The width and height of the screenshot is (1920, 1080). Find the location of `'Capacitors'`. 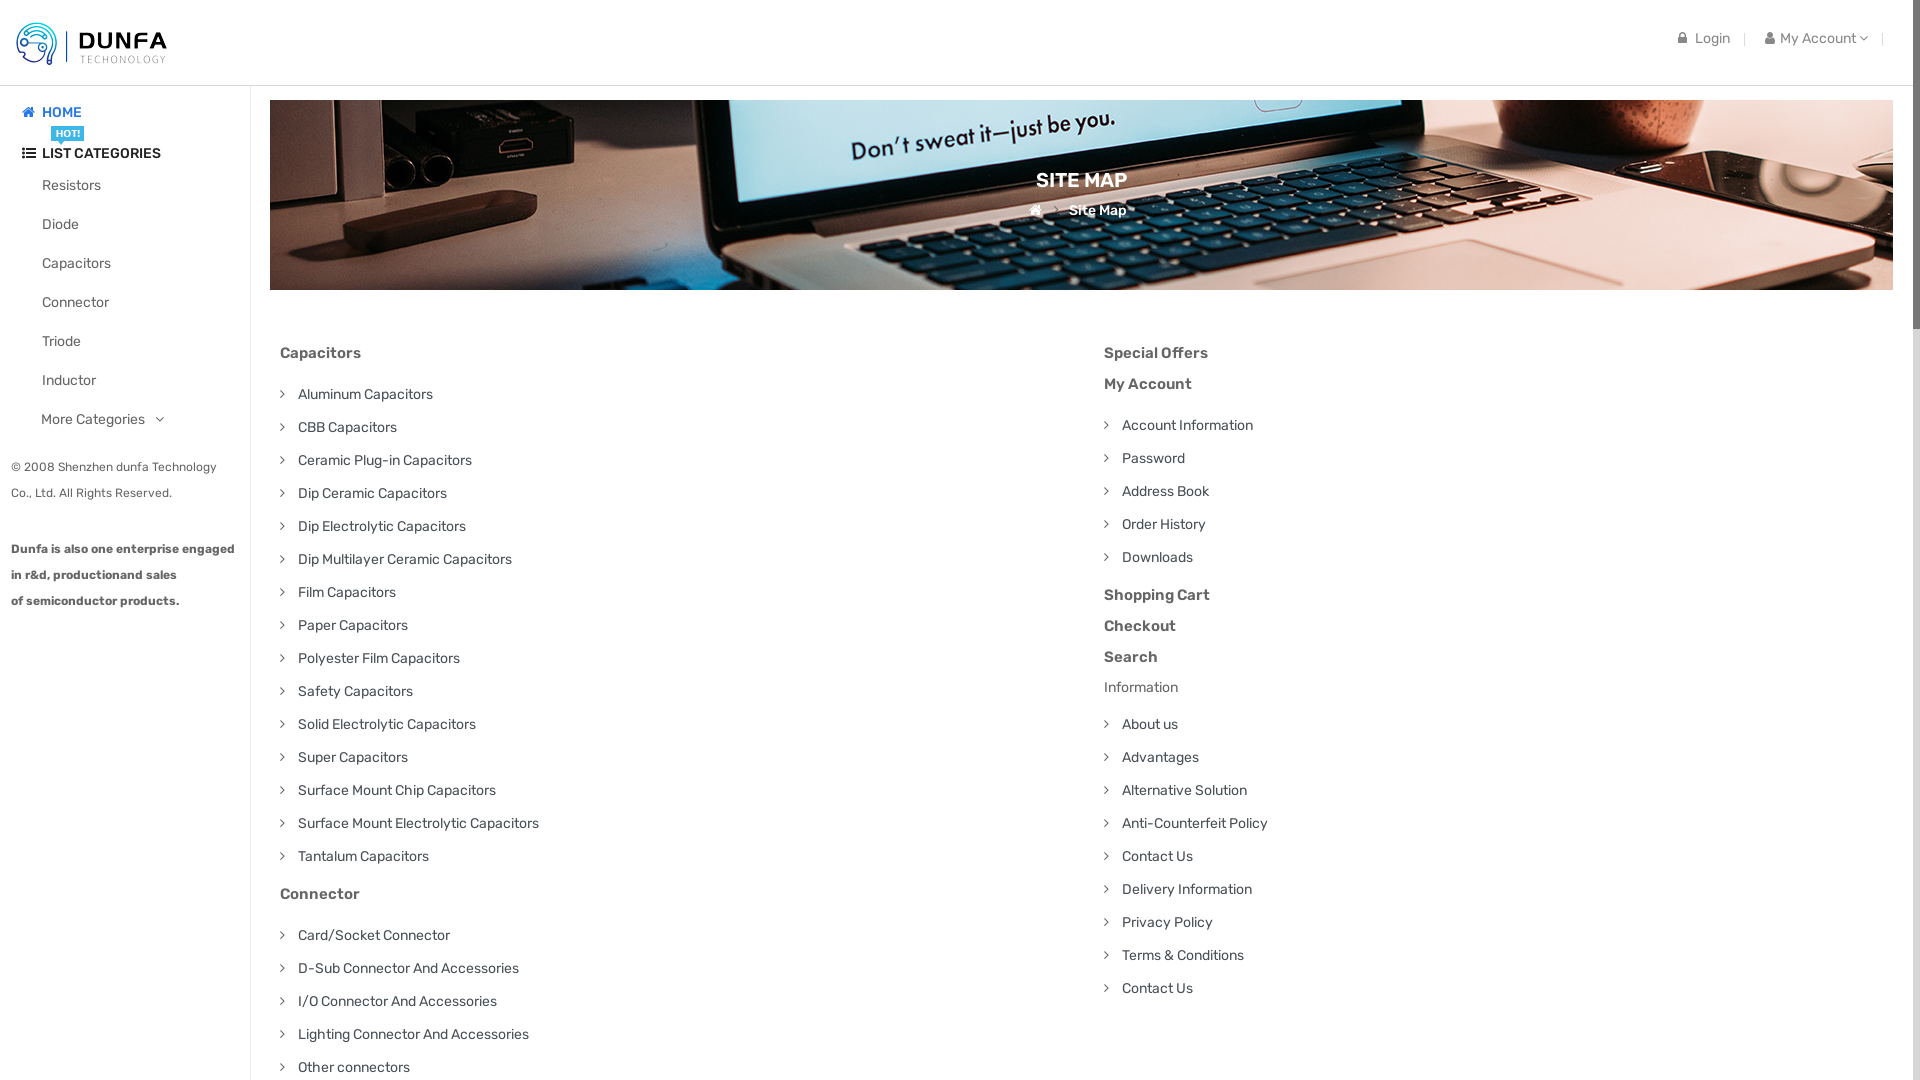

'Capacitors' is located at coordinates (138, 262).